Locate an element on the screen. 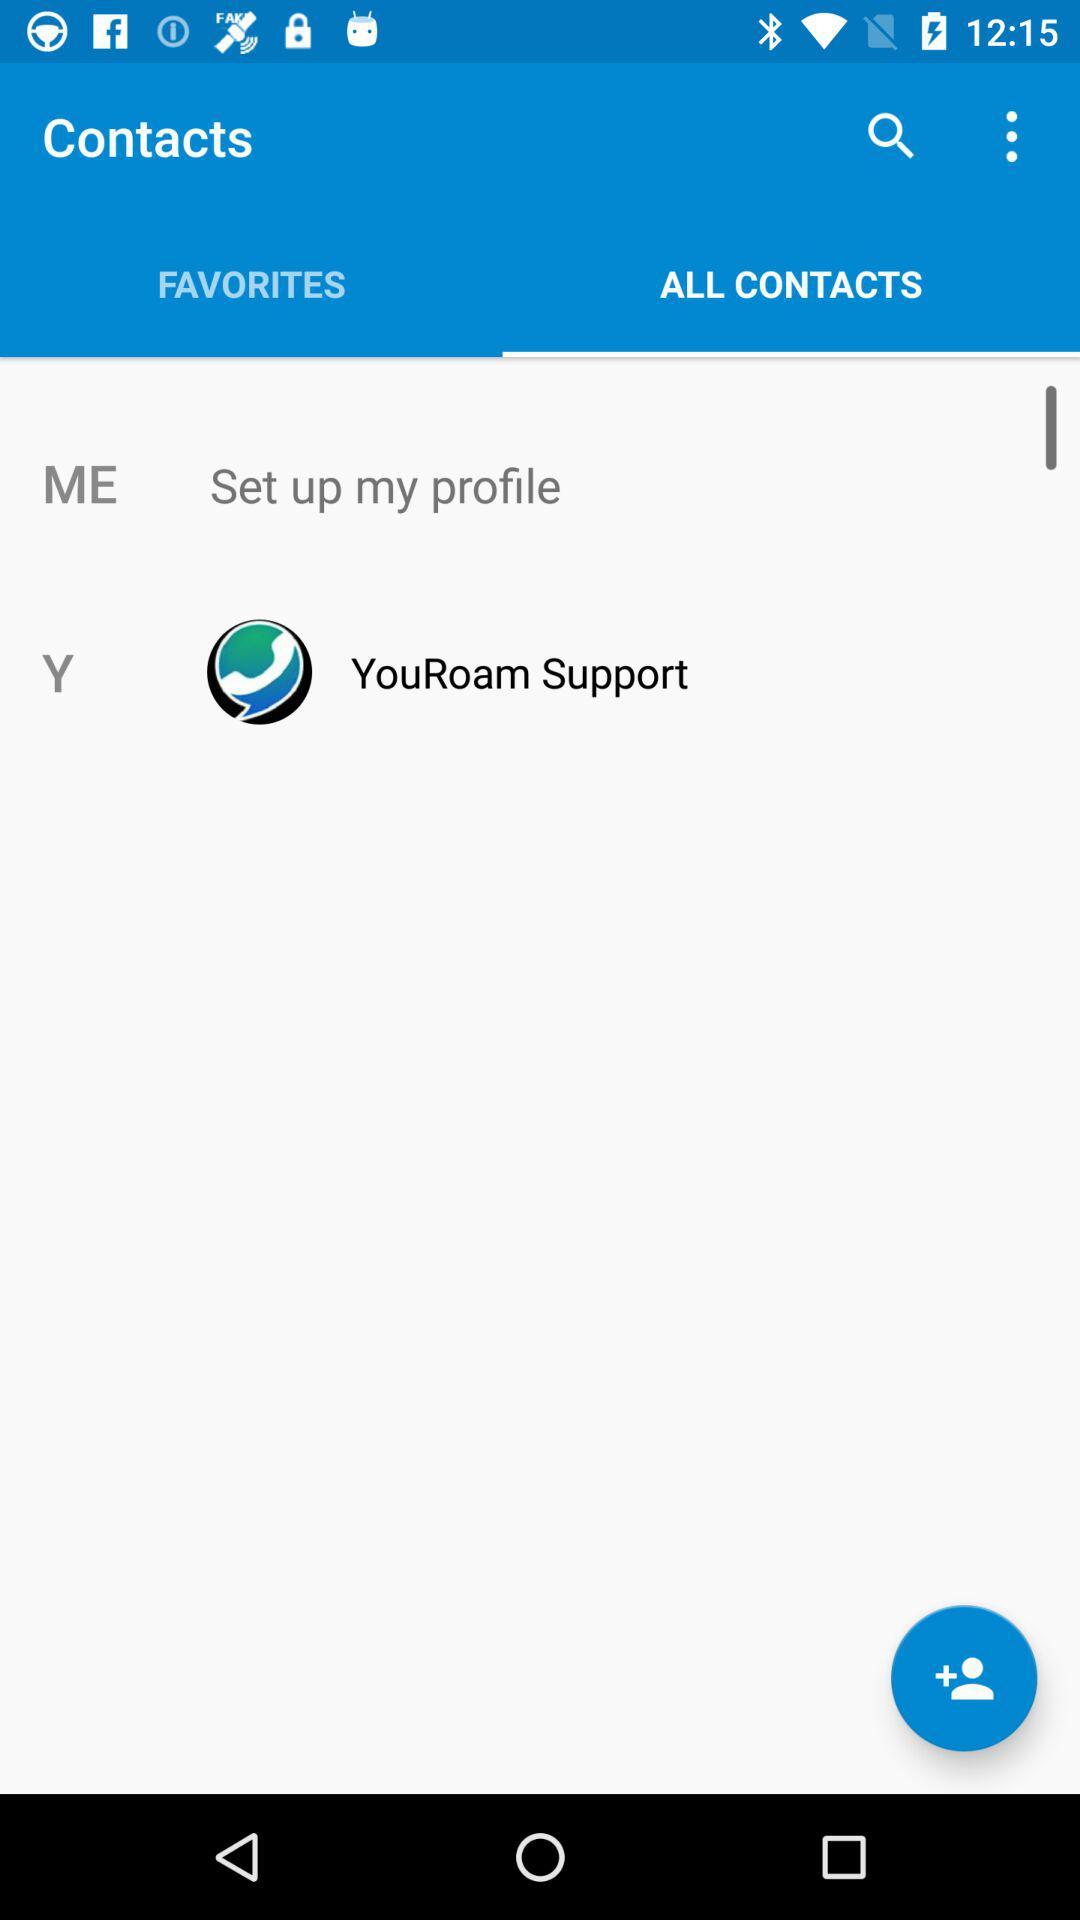 The height and width of the screenshot is (1920, 1080). the icon next to me is located at coordinates (582, 485).